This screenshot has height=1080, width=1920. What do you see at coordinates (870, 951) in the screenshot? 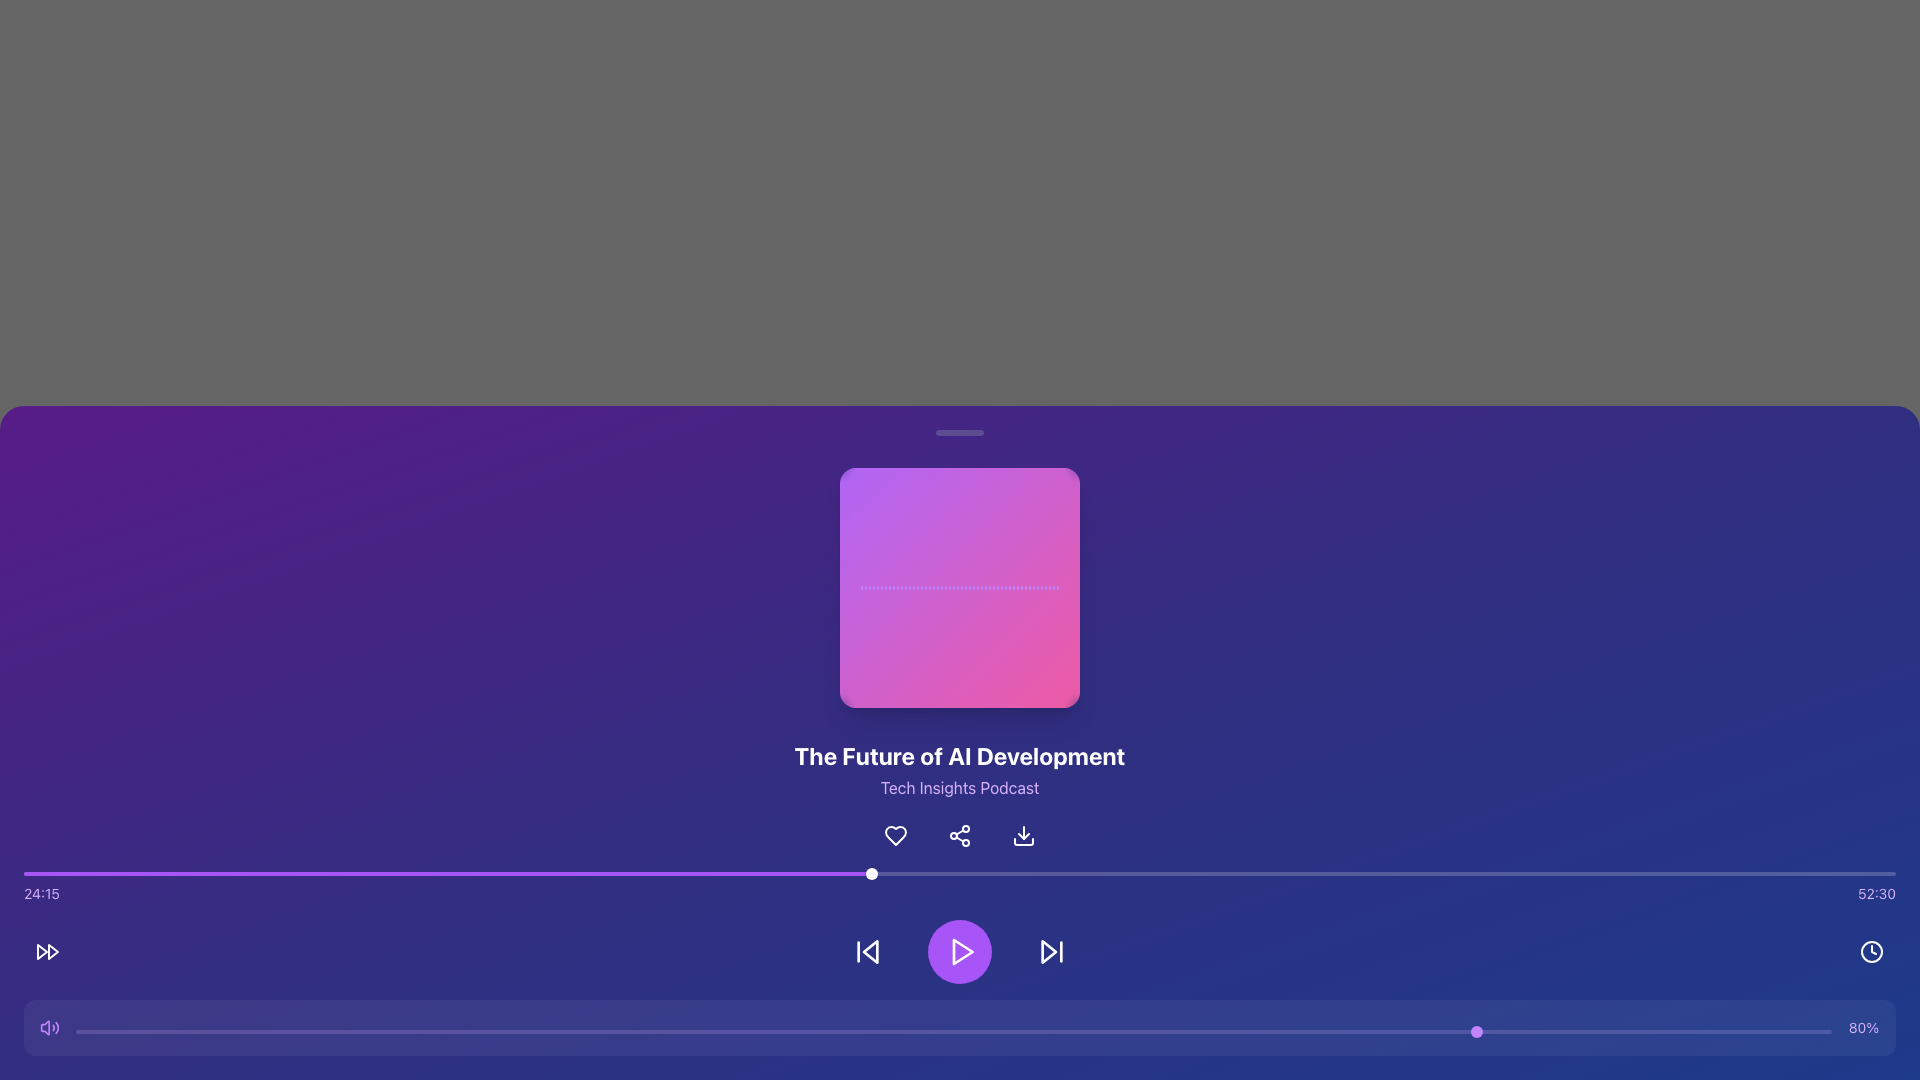
I see `the left-pointing triangular arrow icon button, located on the bottom control bar, to explore advanced options if supported` at bounding box center [870, 951].